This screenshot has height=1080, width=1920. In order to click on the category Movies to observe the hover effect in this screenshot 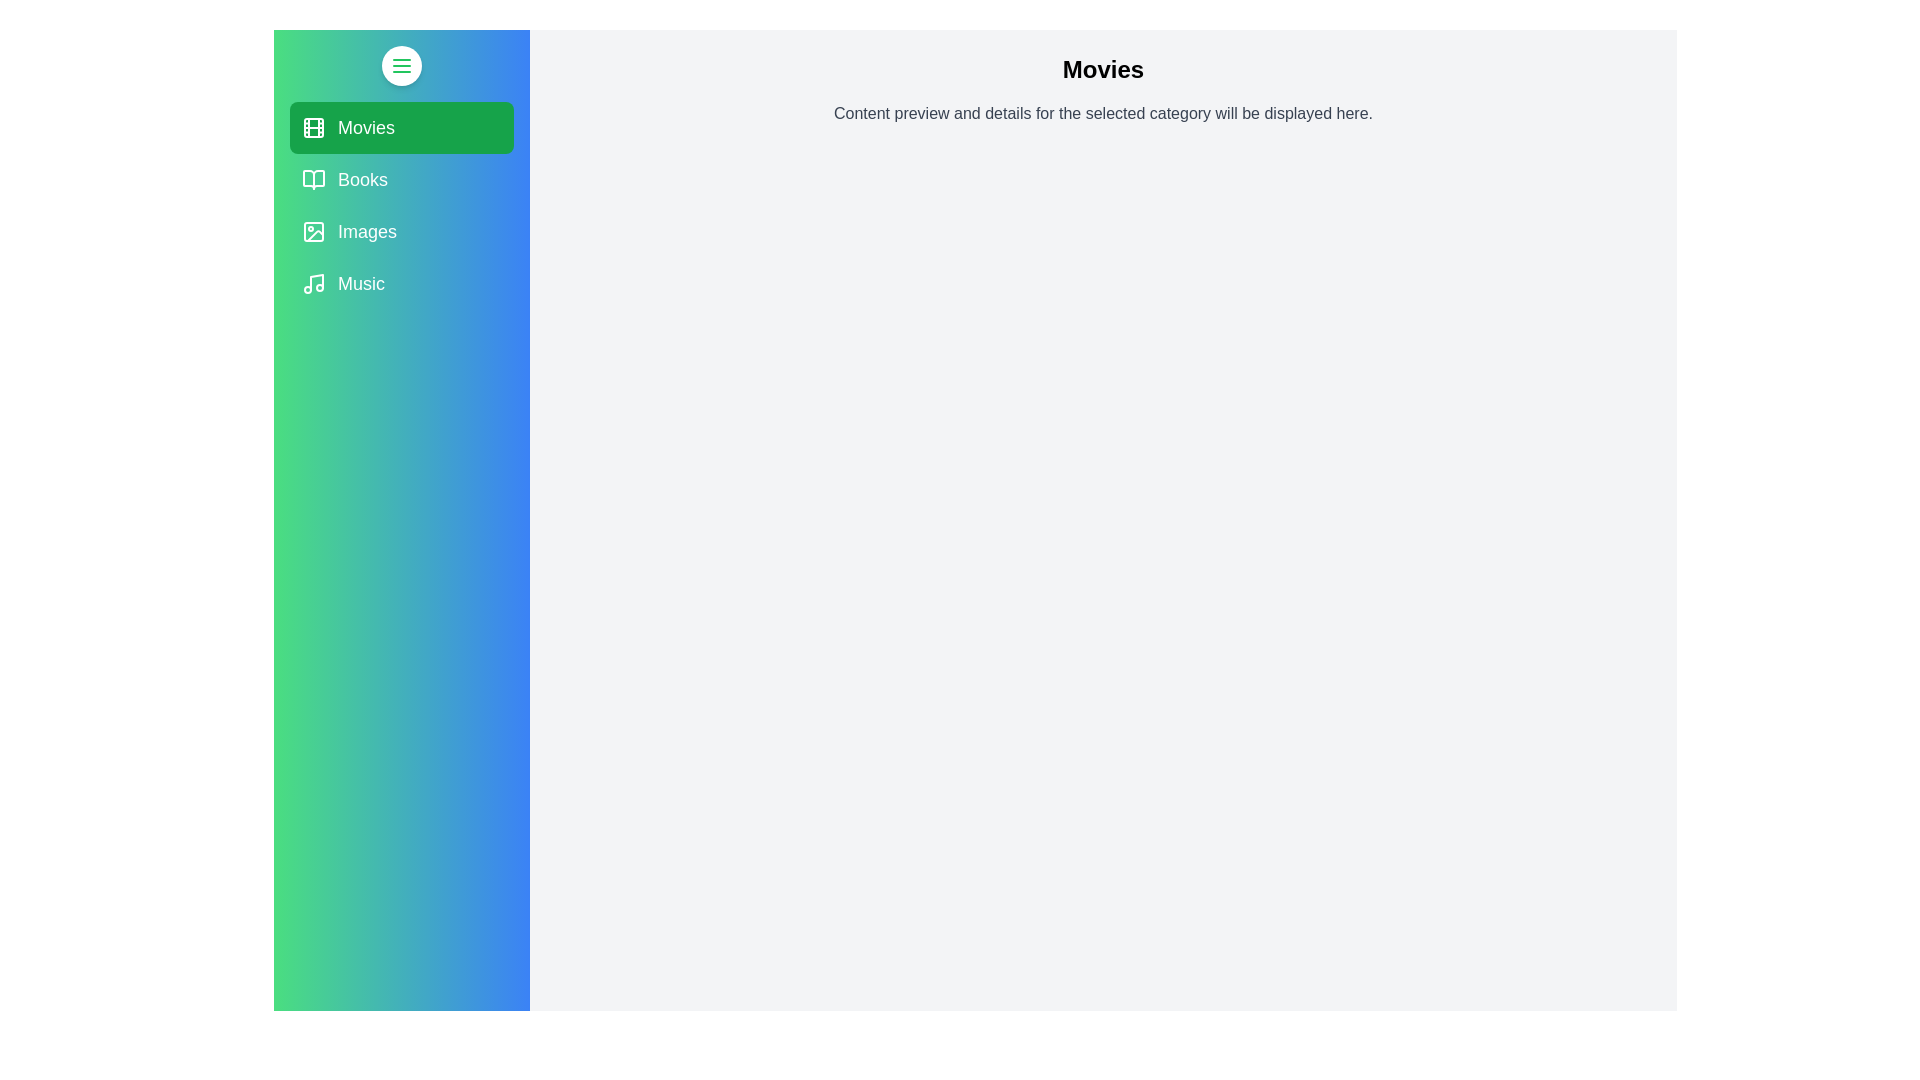, I will do `click(401, 127)`.